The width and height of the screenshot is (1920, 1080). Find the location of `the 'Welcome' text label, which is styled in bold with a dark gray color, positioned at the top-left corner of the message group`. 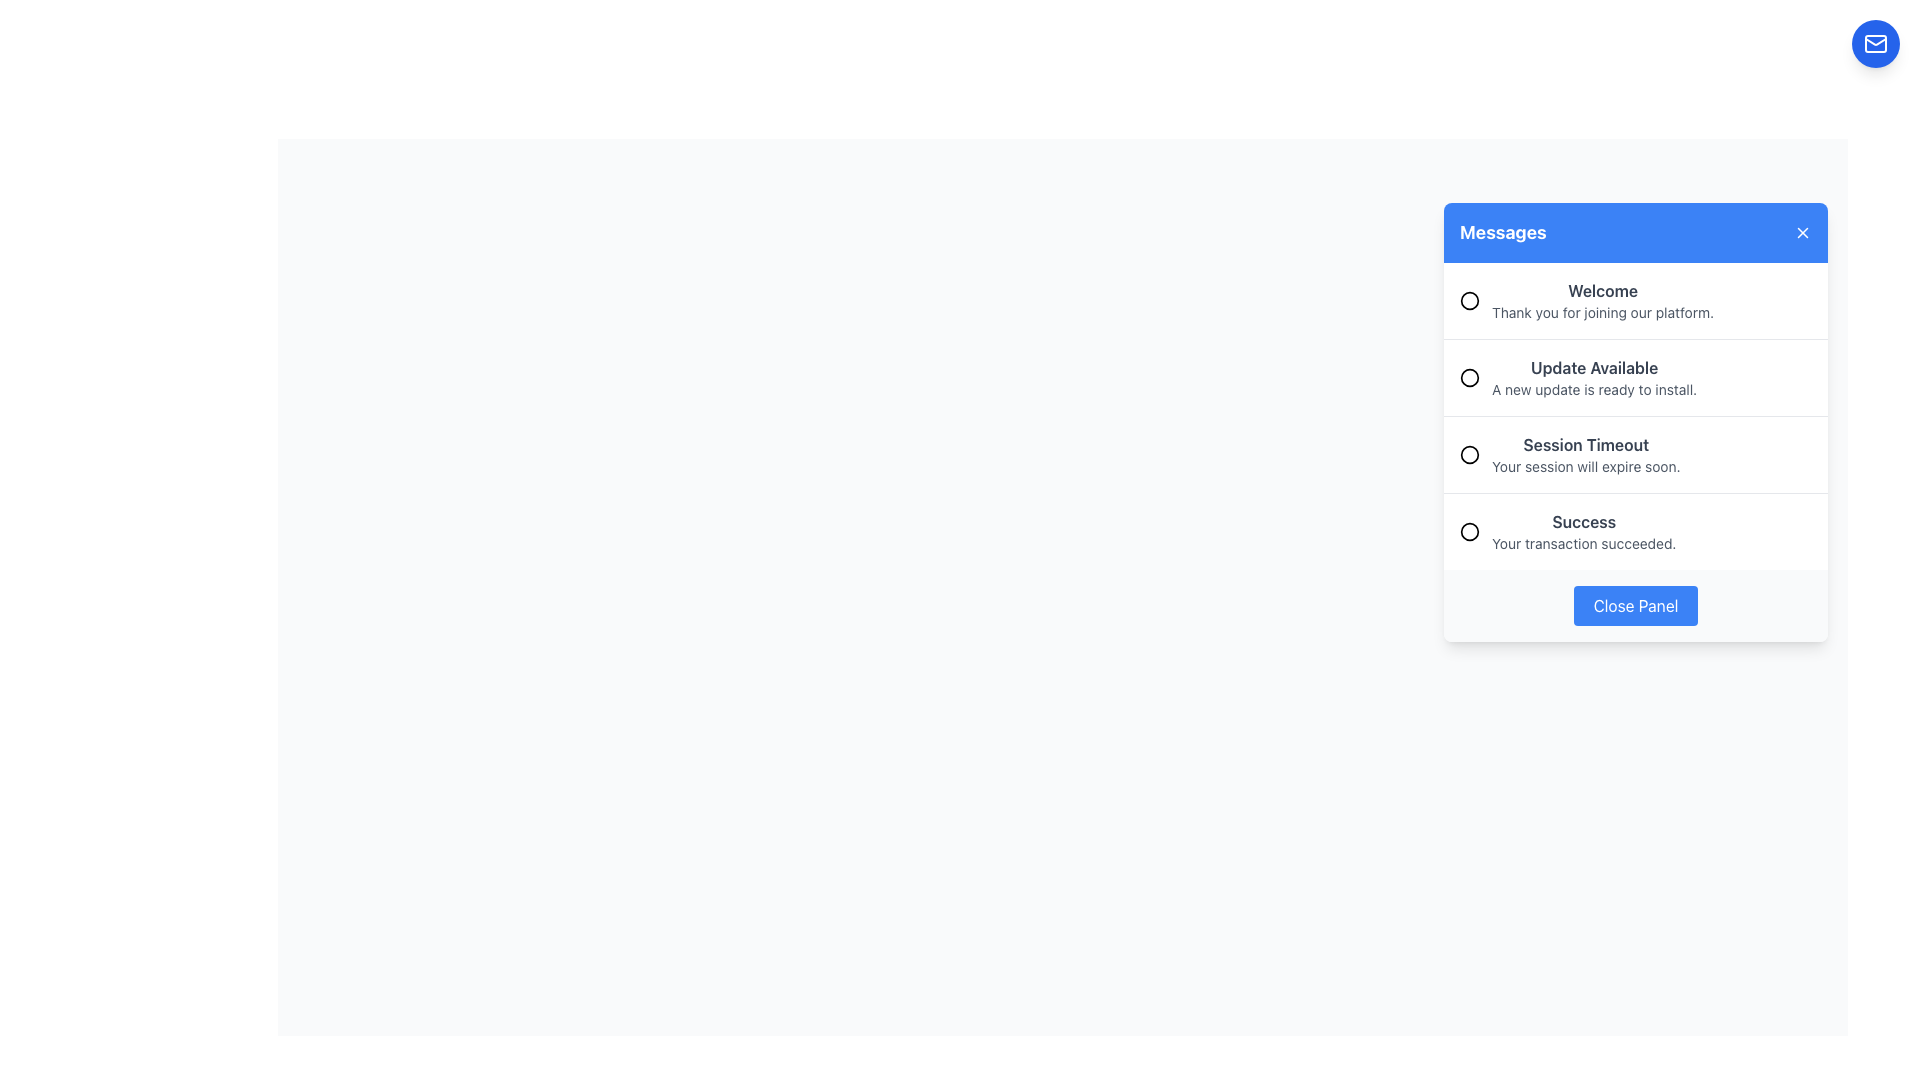

the 'Welcome' text label, which is styled in bold with a dark gray color, positioned at the top-left corner of the message group is located at coordinates (1603, 290).